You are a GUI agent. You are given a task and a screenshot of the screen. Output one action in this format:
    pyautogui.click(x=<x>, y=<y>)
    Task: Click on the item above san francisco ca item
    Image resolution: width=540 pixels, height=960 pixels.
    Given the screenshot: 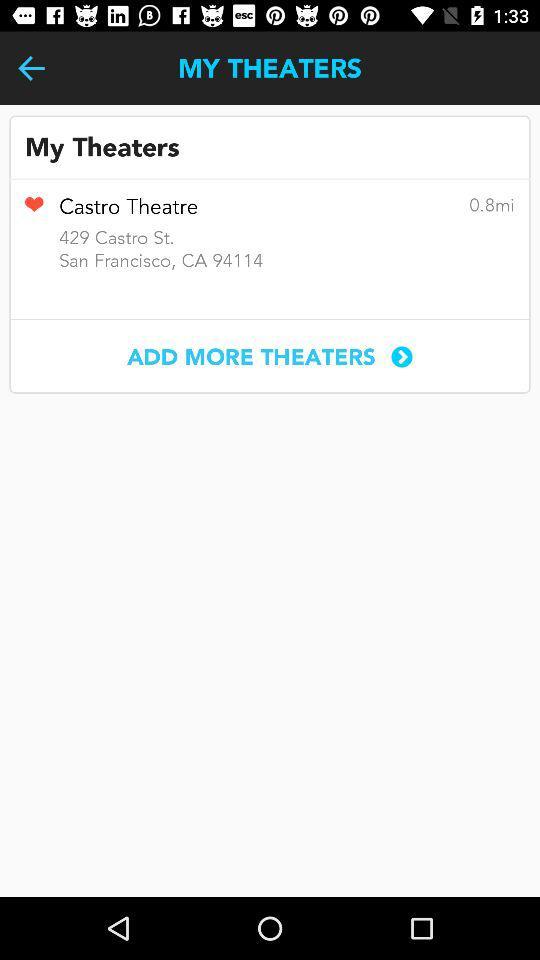 What is the action you would take?
    pyautogui.click(x=33, y=211)
    